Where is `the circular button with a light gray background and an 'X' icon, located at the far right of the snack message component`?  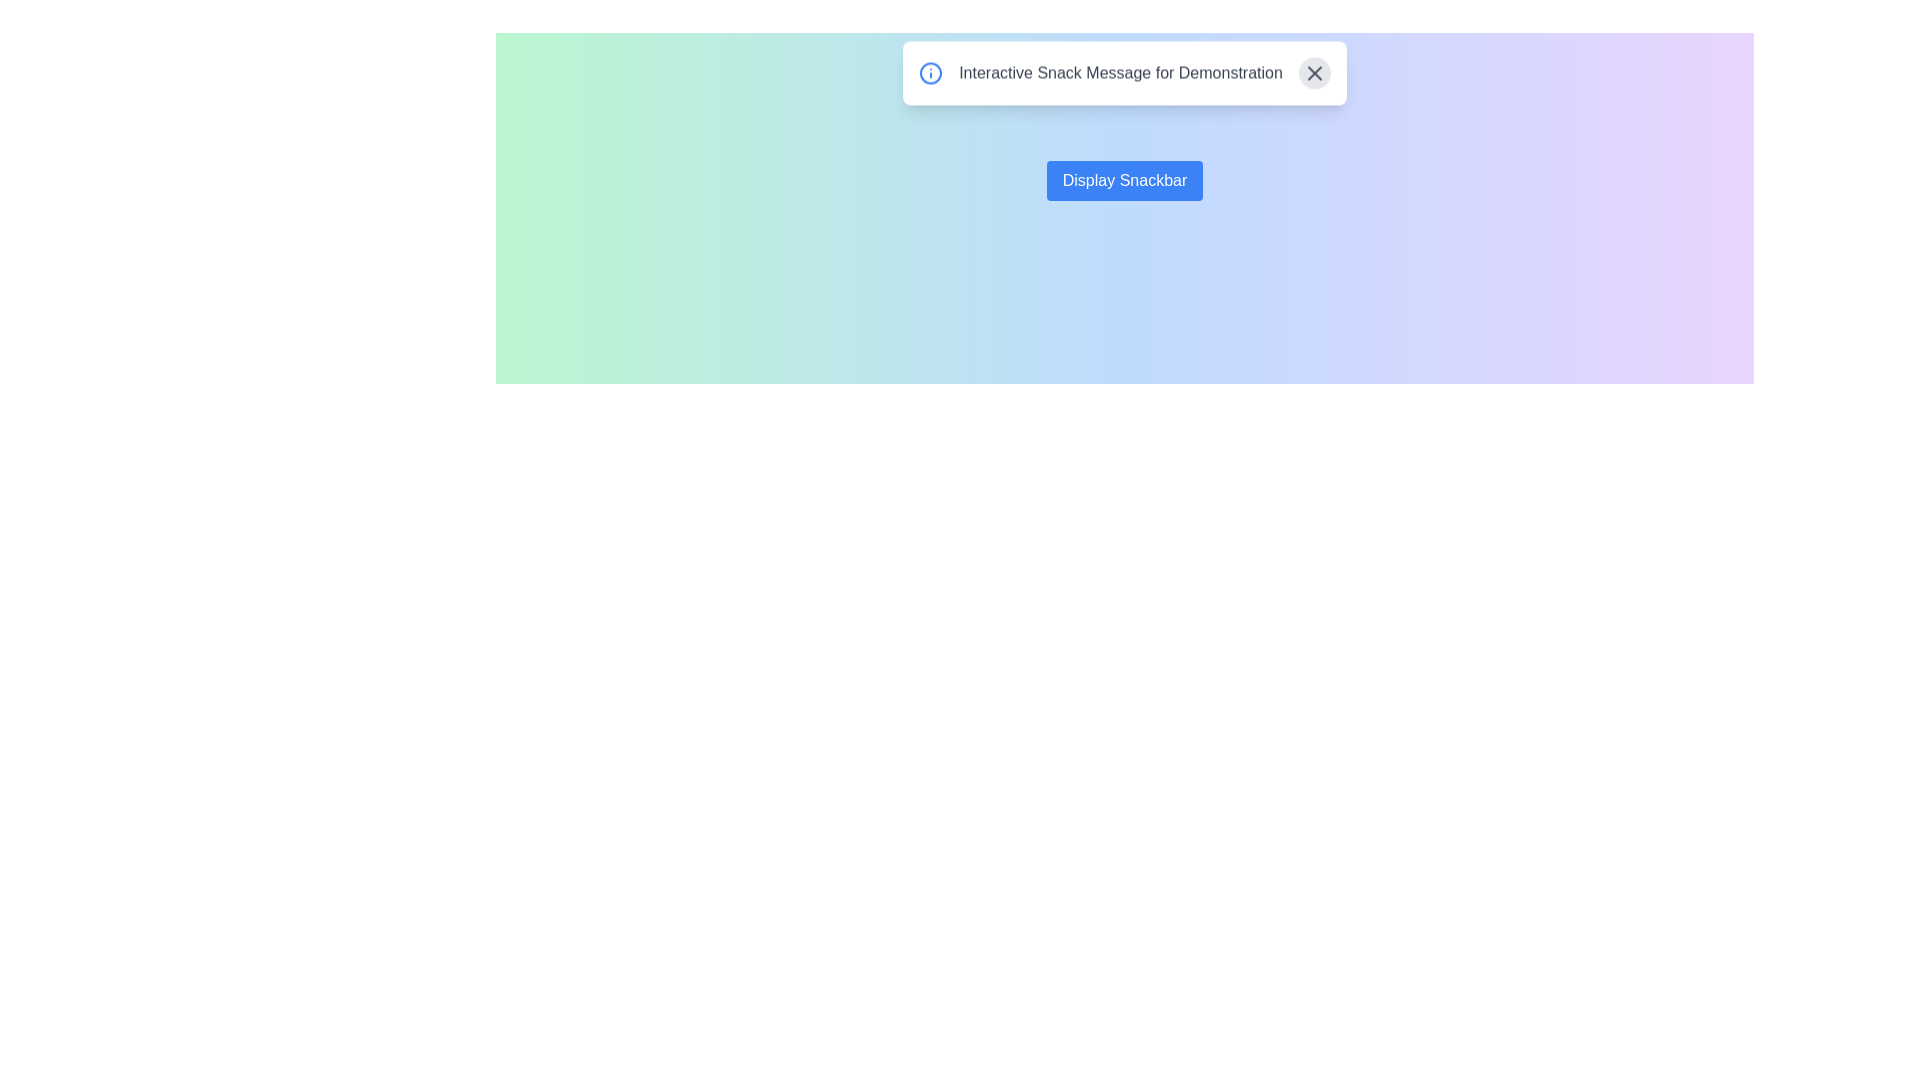
the circular button with a light gray background and an 'X' icon, located at the far right of the snack message component is located at coordinates (1314, 80).